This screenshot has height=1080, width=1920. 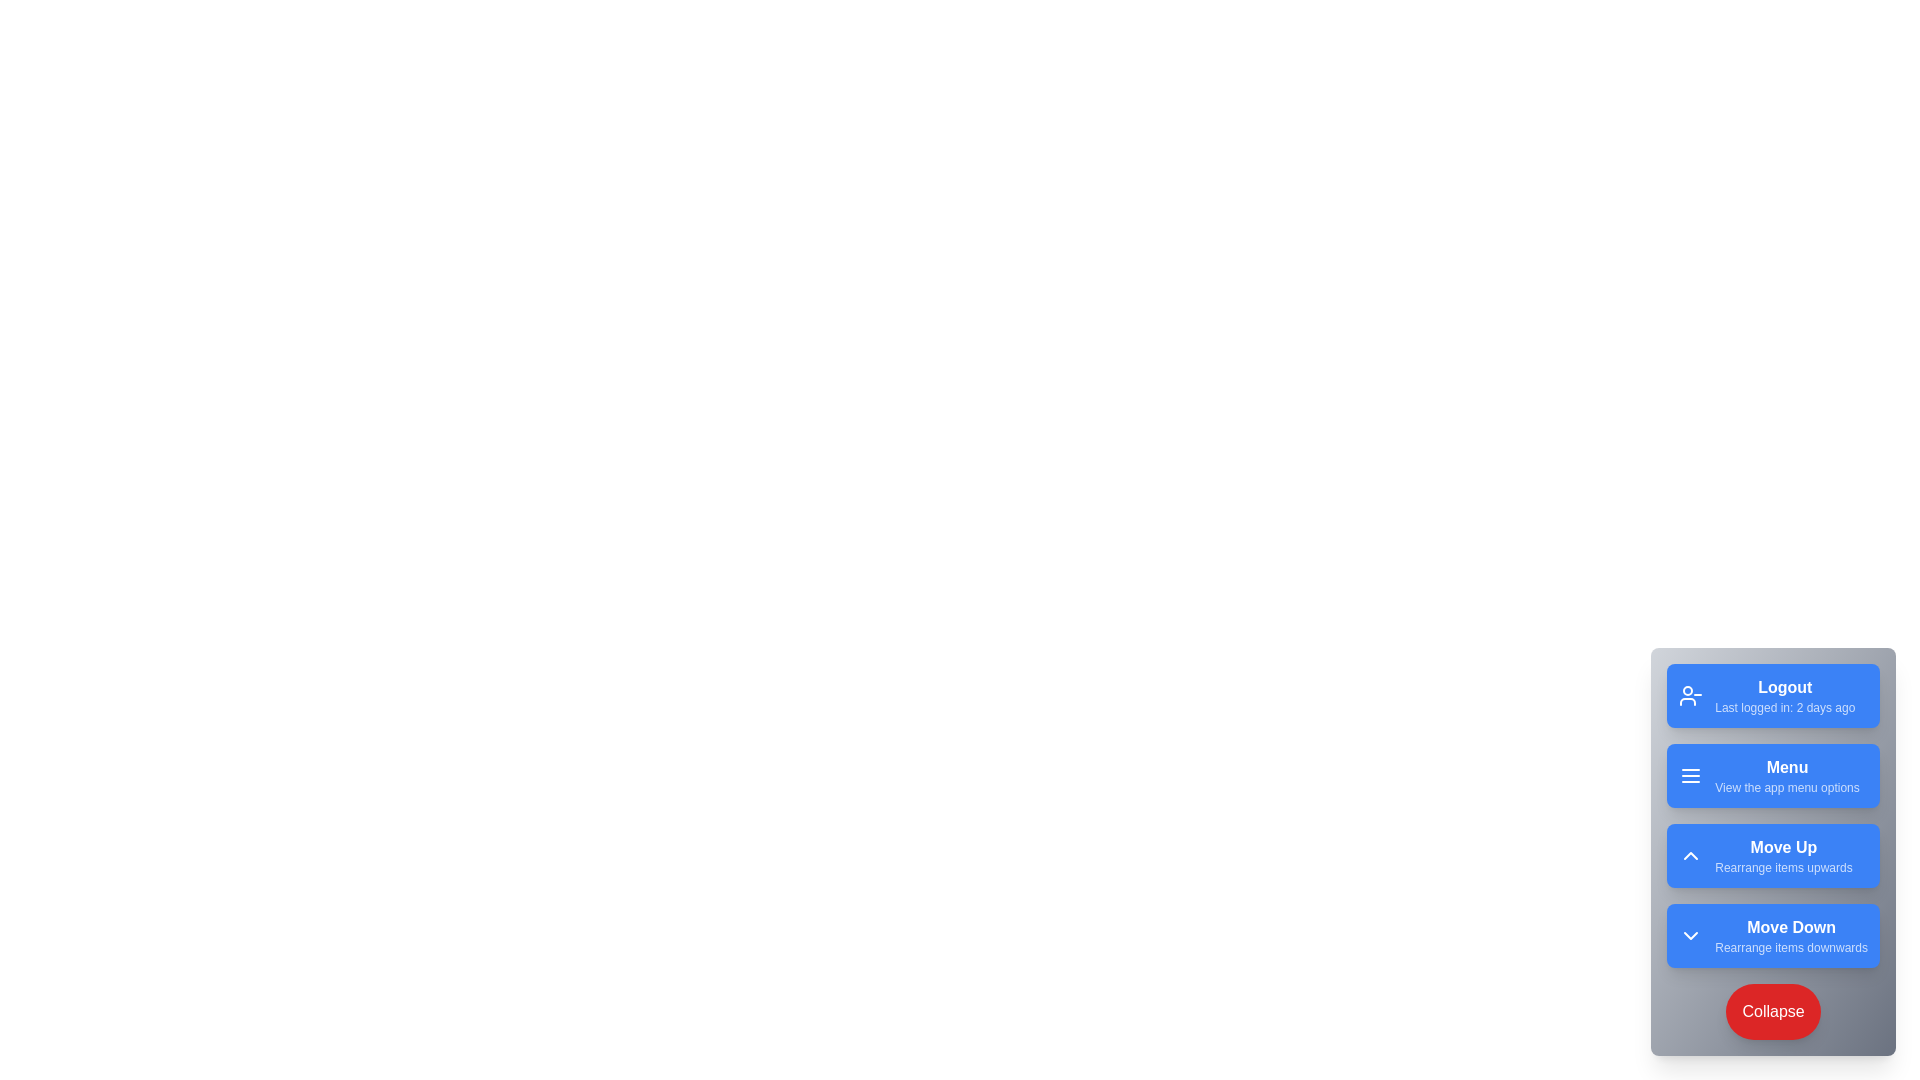 I want to click on the downward-pointing chevron icon located within the blue 'Move Down' button, which is above the descriptive text 'Rearrange items downwards.', so click(x=1690, y=936).